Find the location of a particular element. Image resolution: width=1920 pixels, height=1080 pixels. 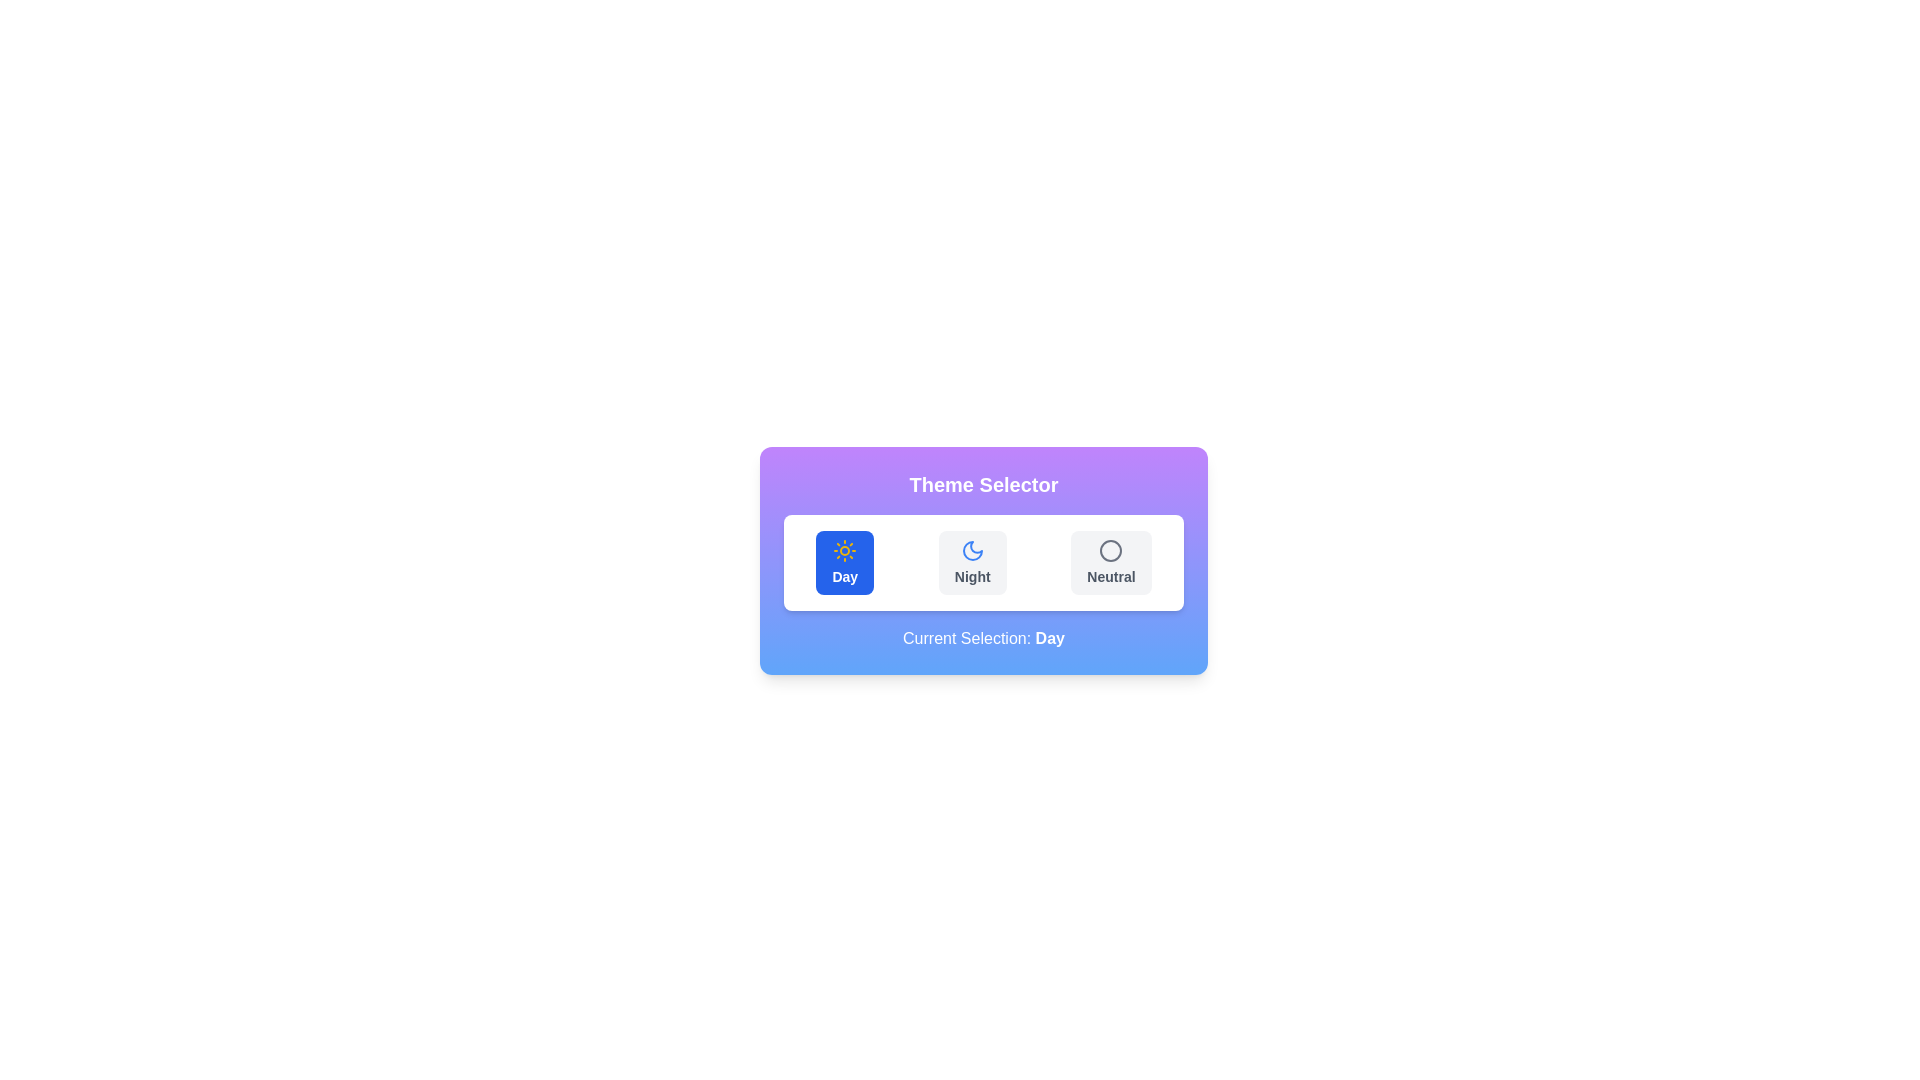

the crescent moon icon button in the second position of the theme selector is located at coordinates (972, 551).